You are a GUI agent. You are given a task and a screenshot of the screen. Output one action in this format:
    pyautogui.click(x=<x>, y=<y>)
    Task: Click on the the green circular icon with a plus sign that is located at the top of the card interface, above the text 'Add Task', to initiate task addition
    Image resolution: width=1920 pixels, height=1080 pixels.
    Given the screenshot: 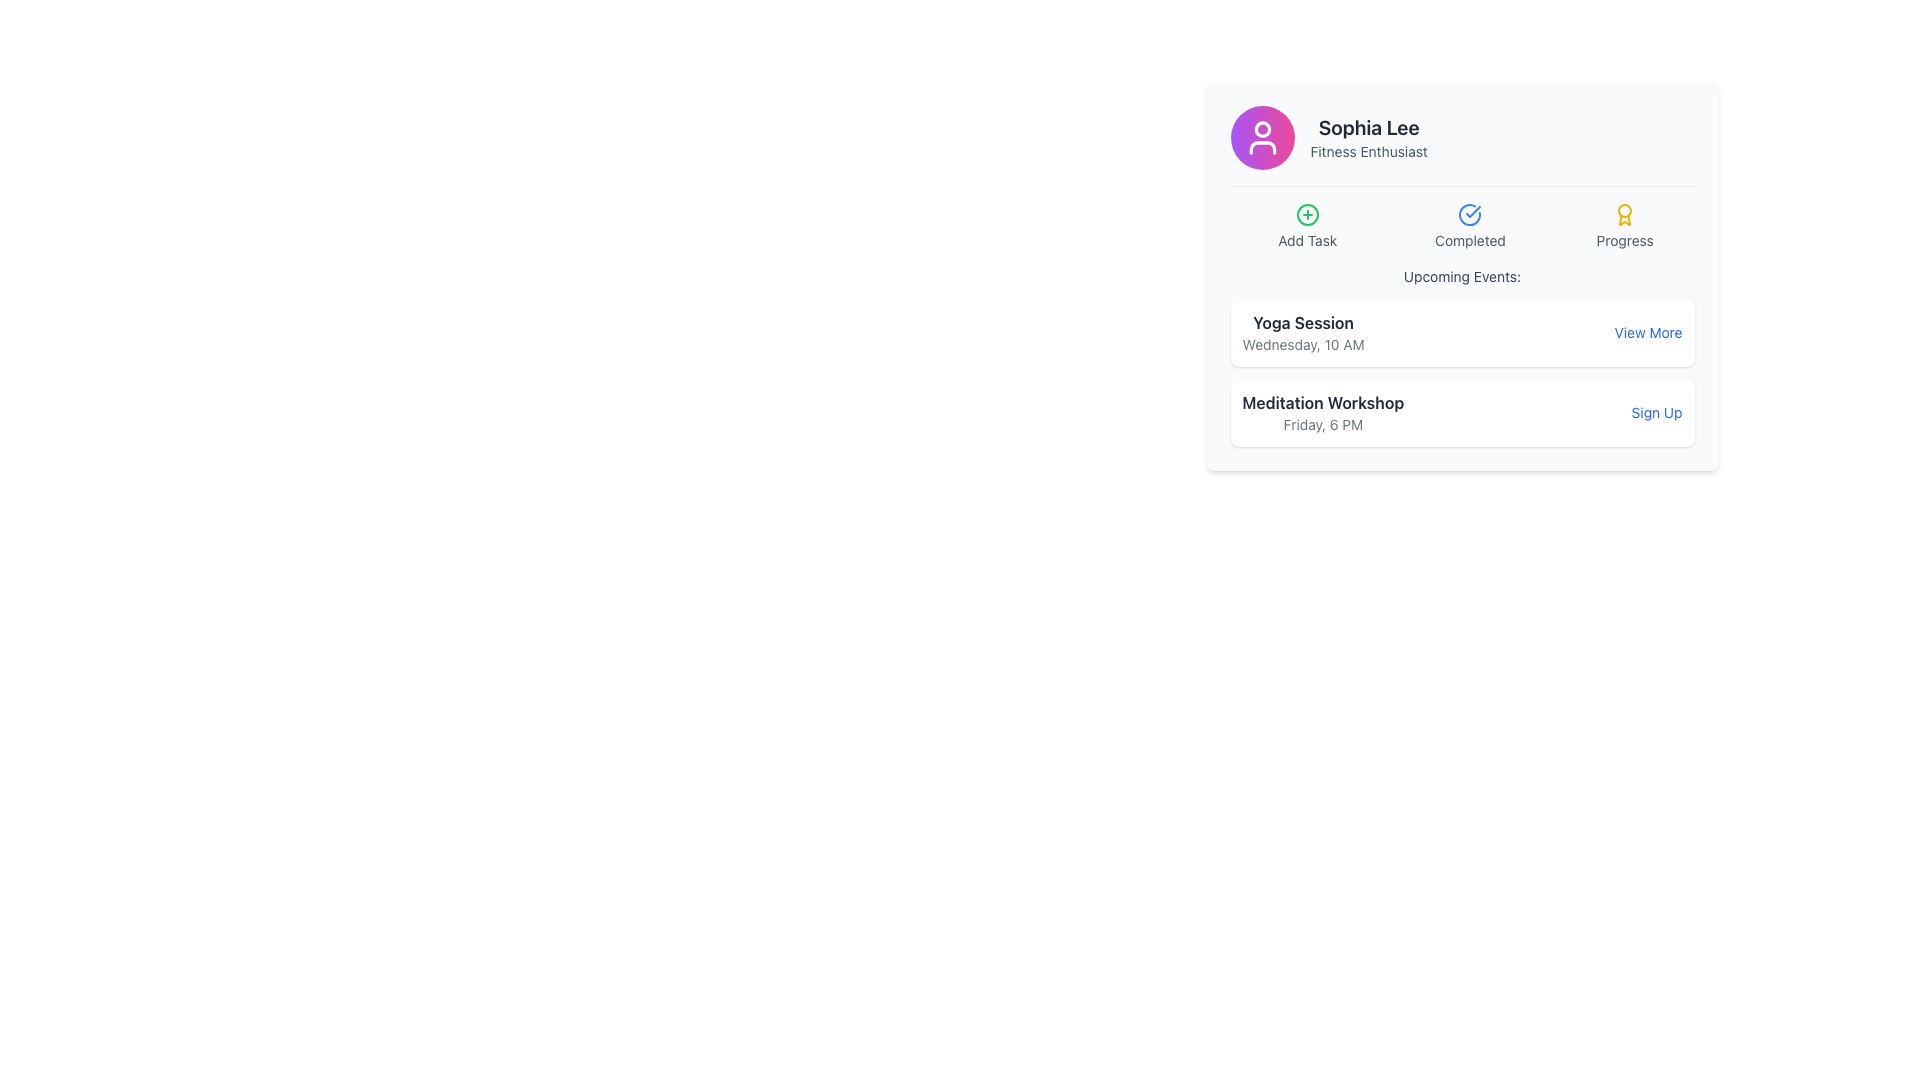 What is the action you would take?
    pyautogui.click(x=1307, y=215)
    